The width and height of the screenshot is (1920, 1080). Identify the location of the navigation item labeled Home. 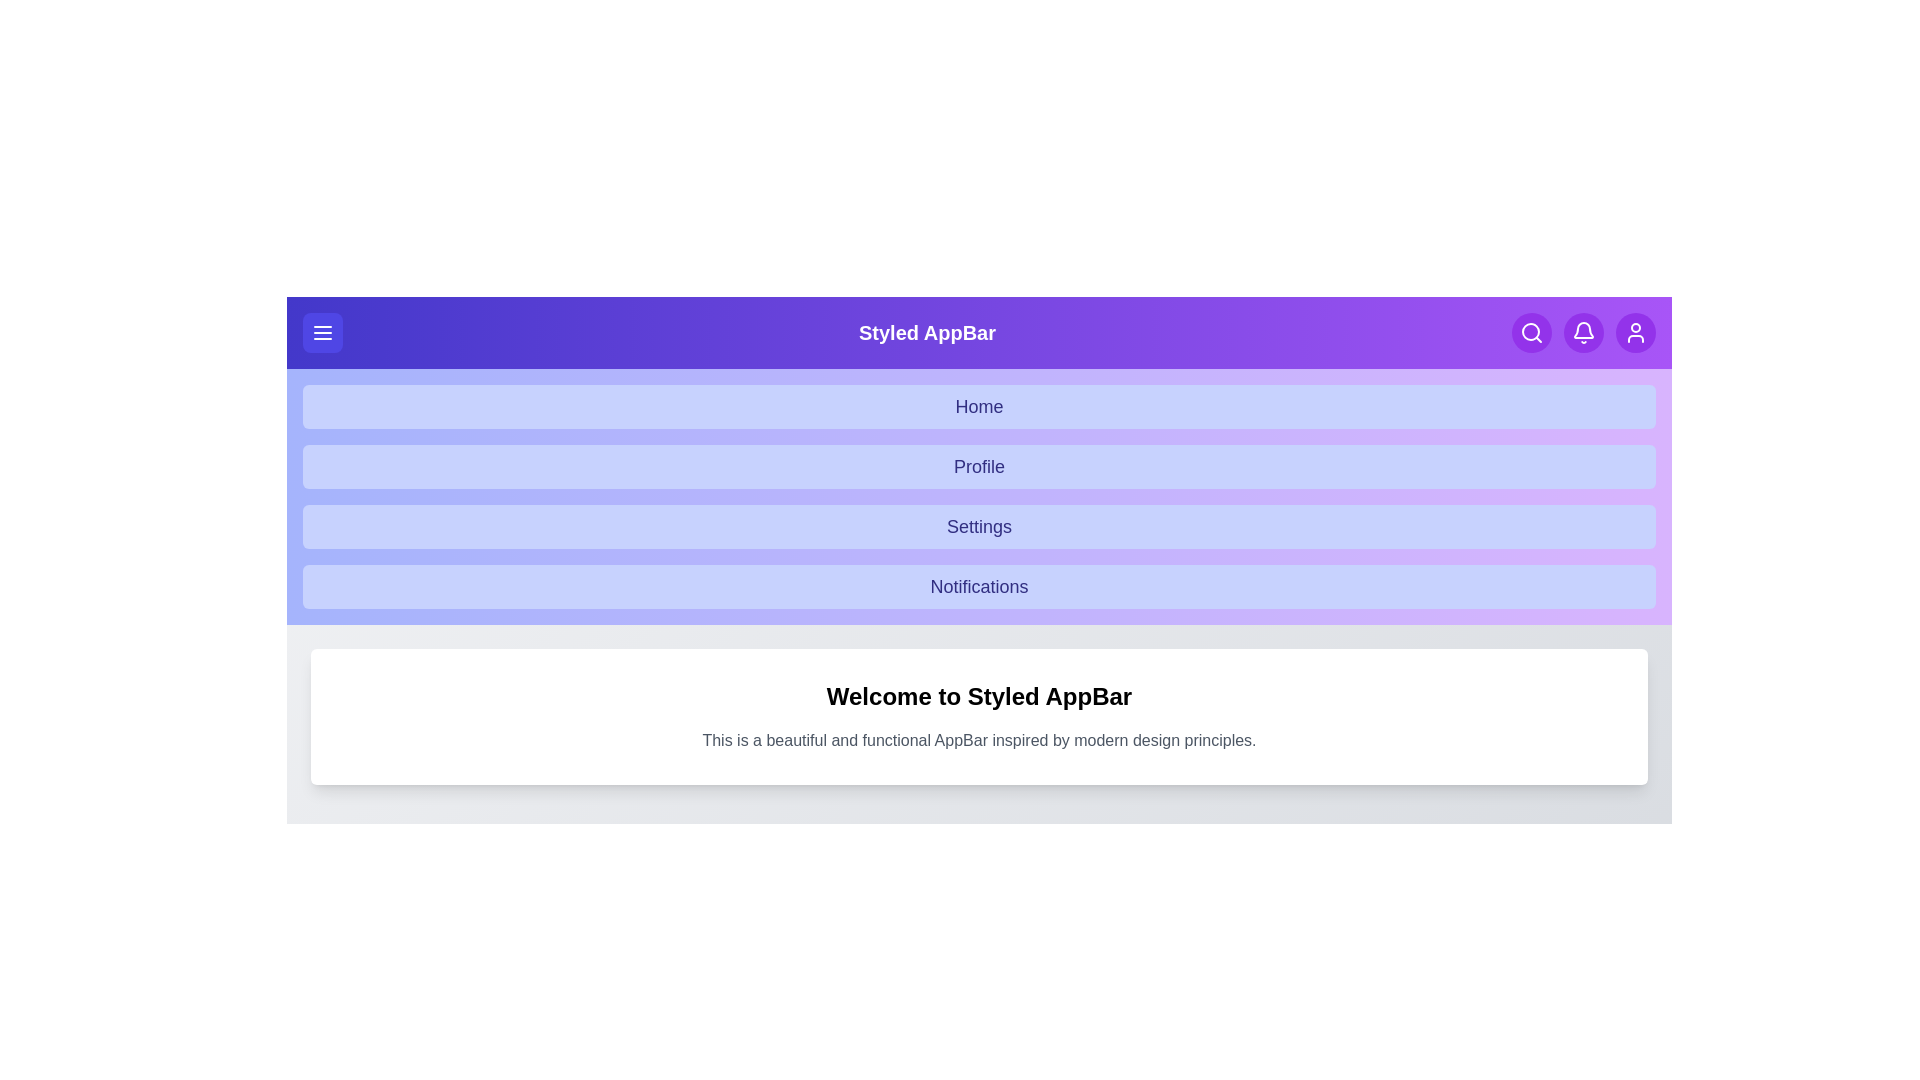
(979, 406).